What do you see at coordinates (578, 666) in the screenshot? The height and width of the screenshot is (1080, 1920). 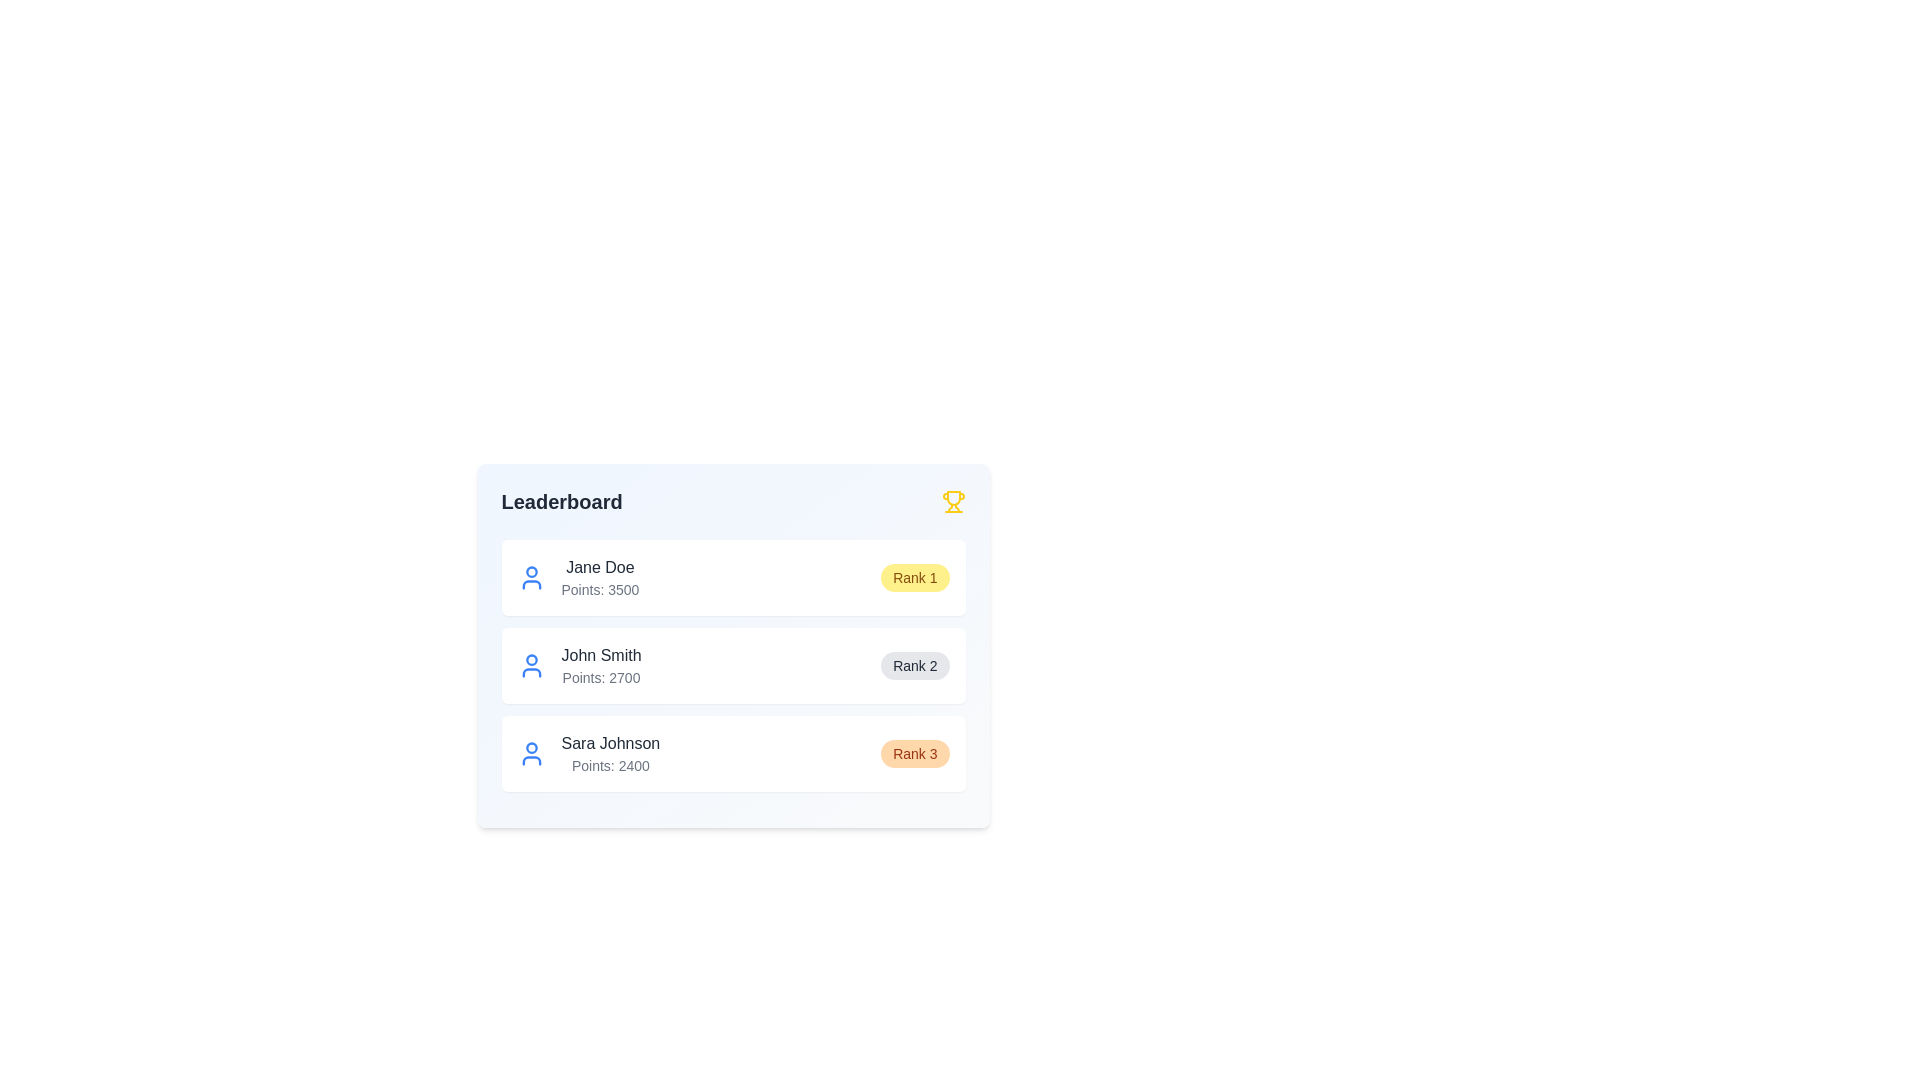 I see `to select the second entry in the leaderboard, which displays the user's name and score, located below 'Jane Doe' and above 'Sara Johnson'` at bounding box center [578, 666].